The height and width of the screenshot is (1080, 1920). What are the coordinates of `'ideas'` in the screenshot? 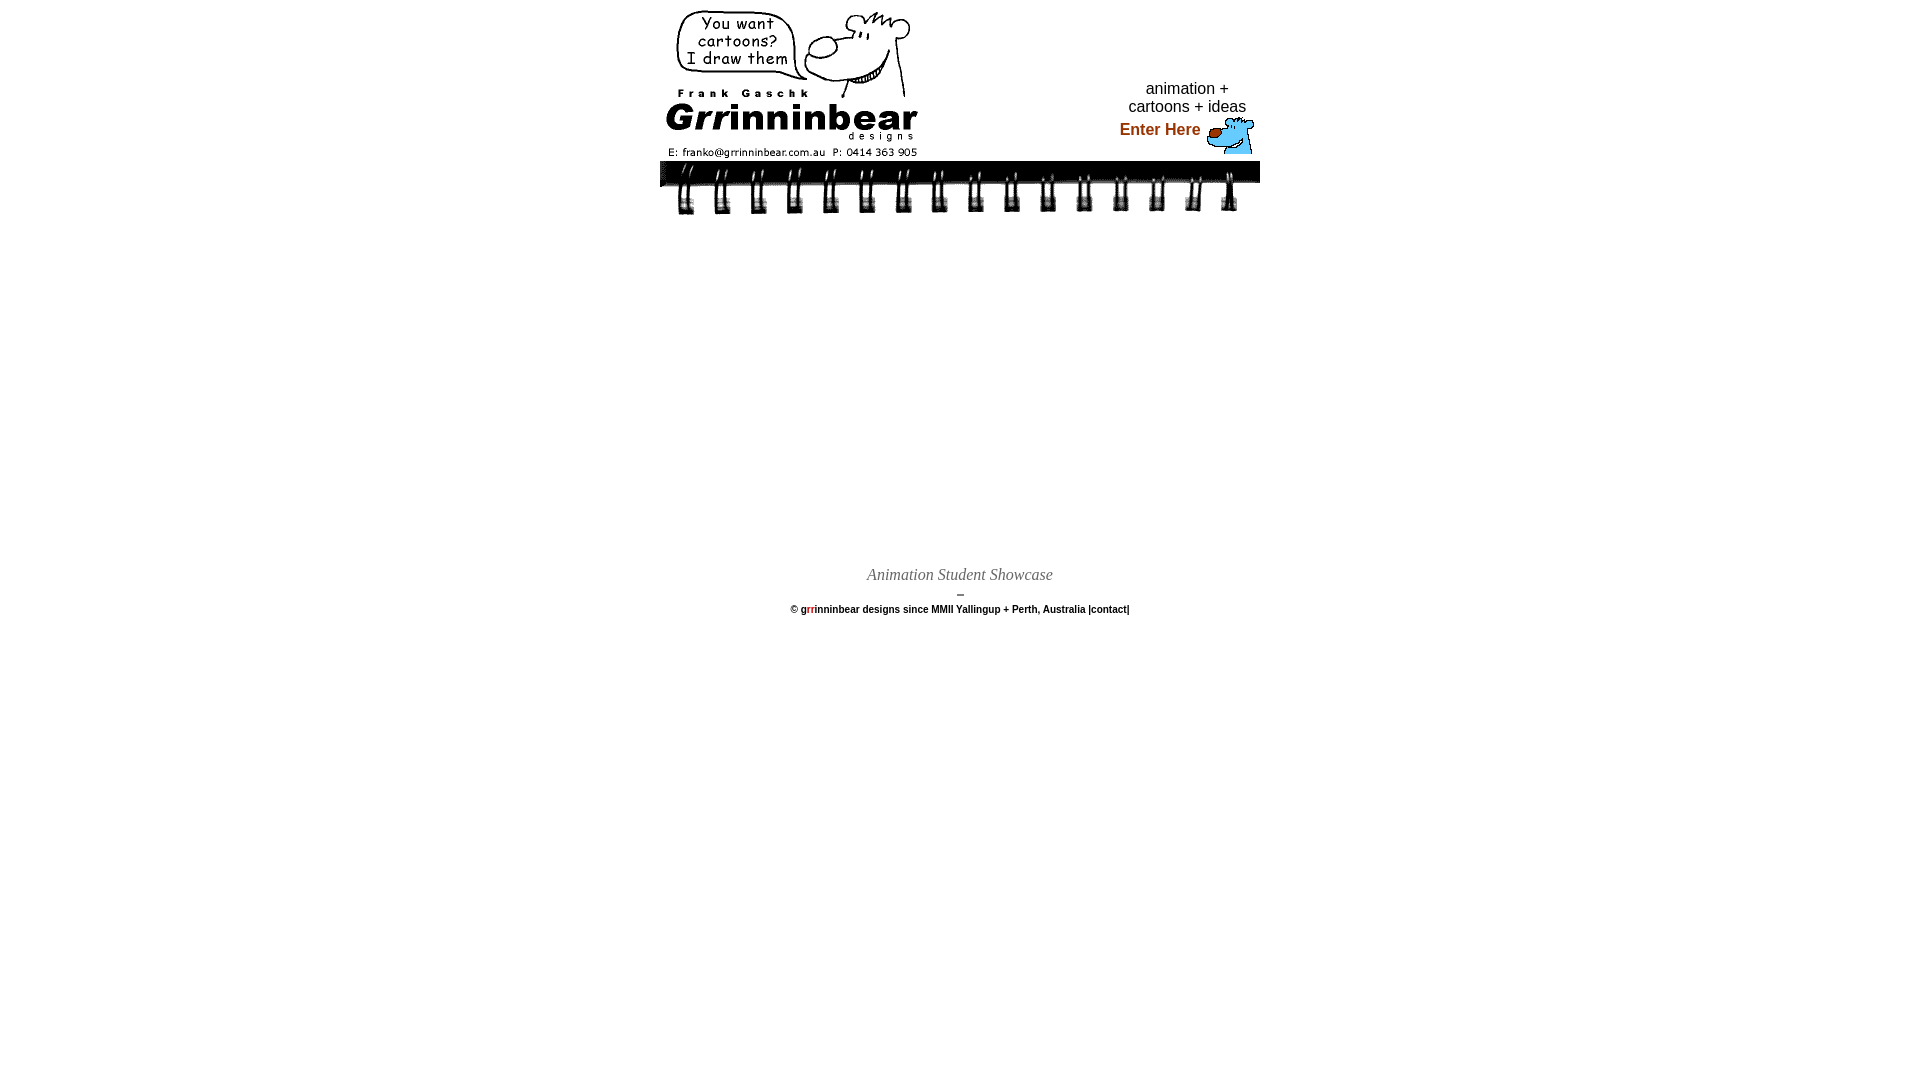 It's located at (1226, 106).